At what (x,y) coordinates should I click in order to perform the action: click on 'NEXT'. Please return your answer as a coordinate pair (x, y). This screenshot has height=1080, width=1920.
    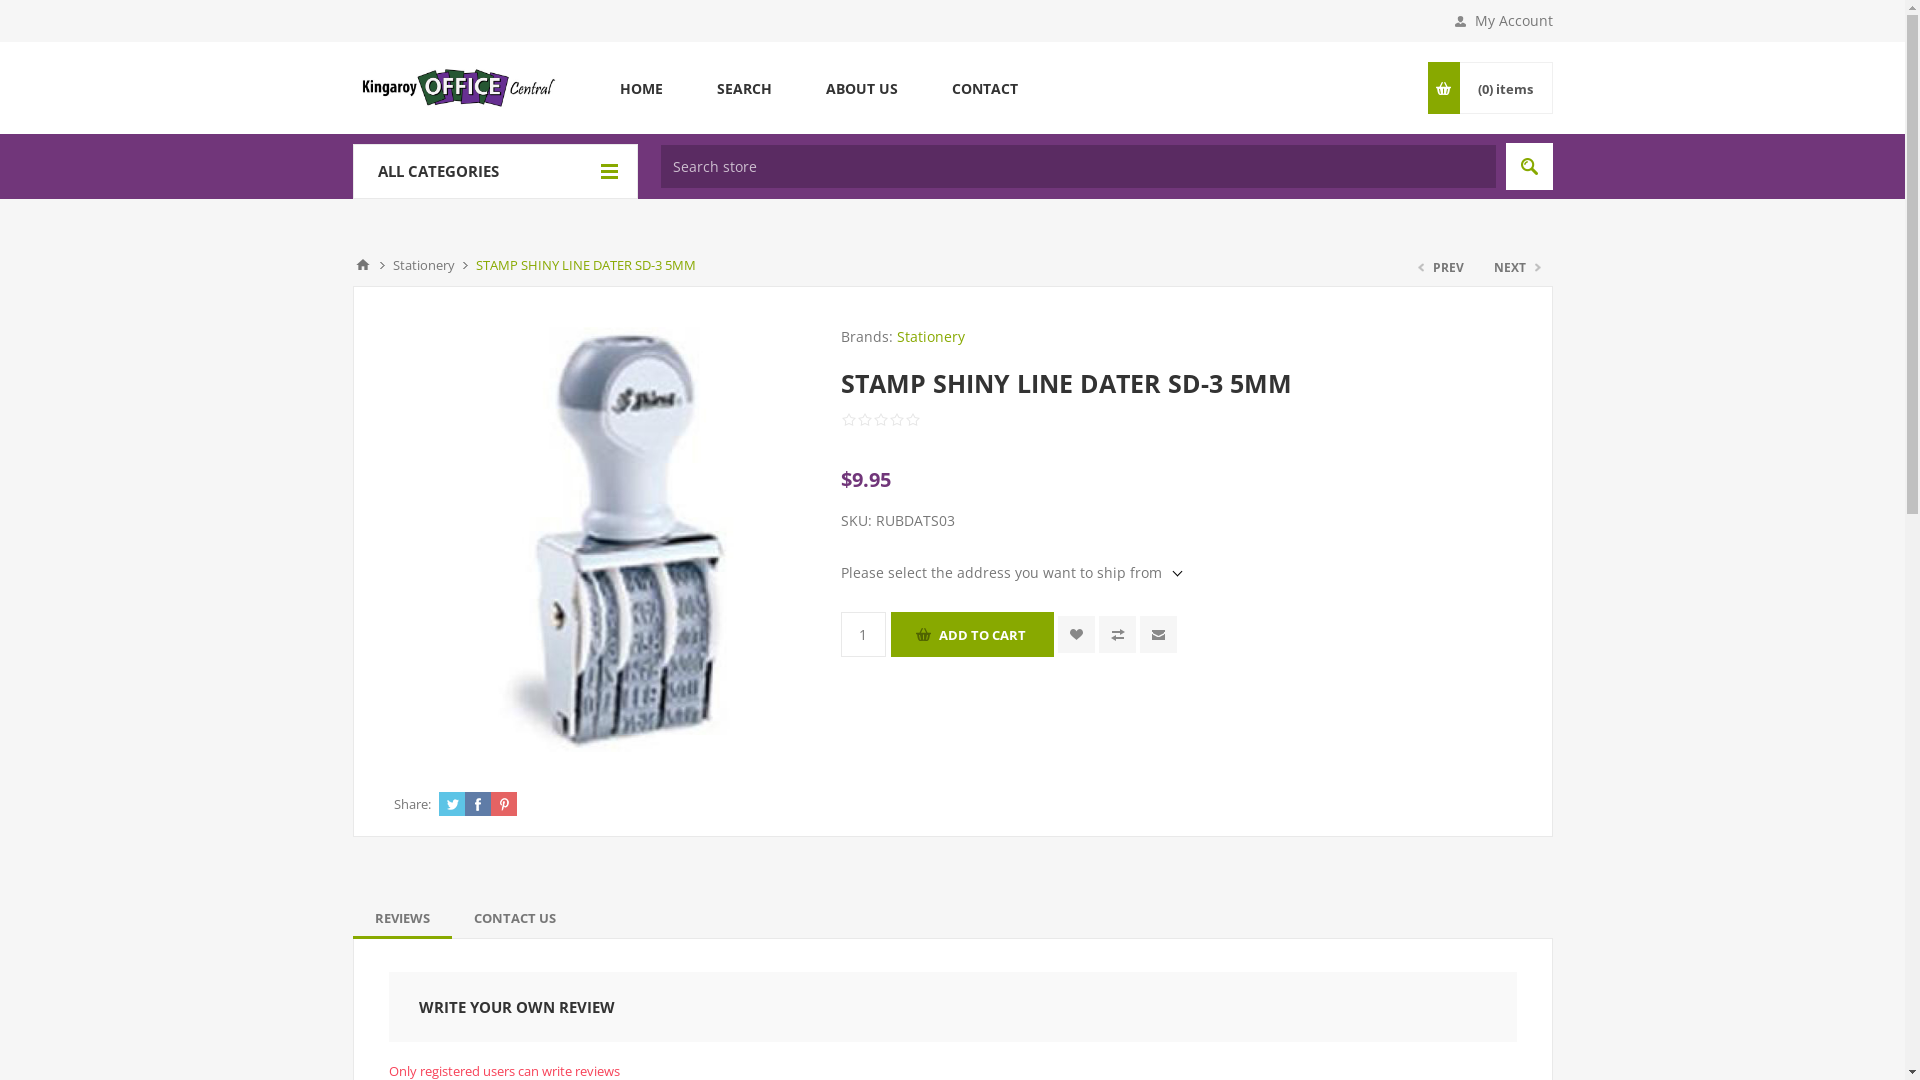
    Looking at the image, I should click on (1515, 266).